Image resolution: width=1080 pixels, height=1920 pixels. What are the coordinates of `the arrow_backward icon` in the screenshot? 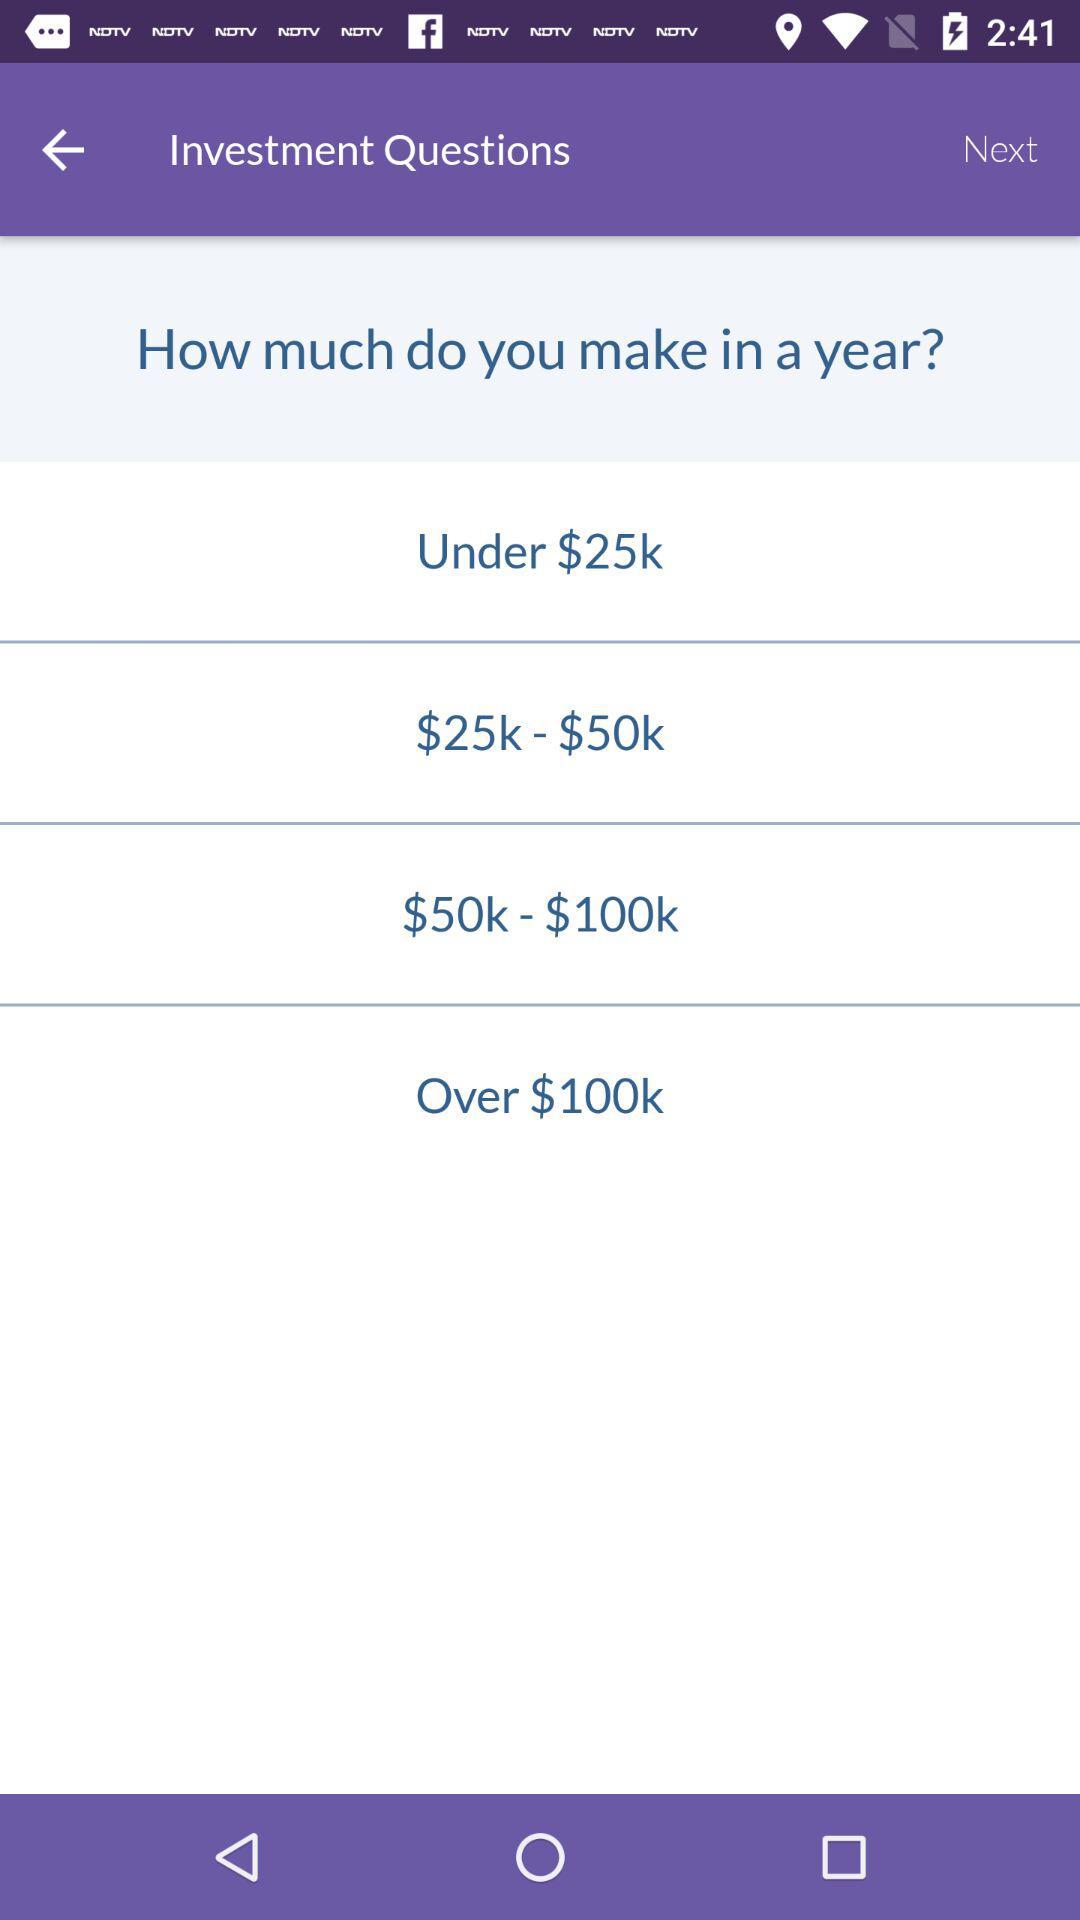 It's located at (61, 148).